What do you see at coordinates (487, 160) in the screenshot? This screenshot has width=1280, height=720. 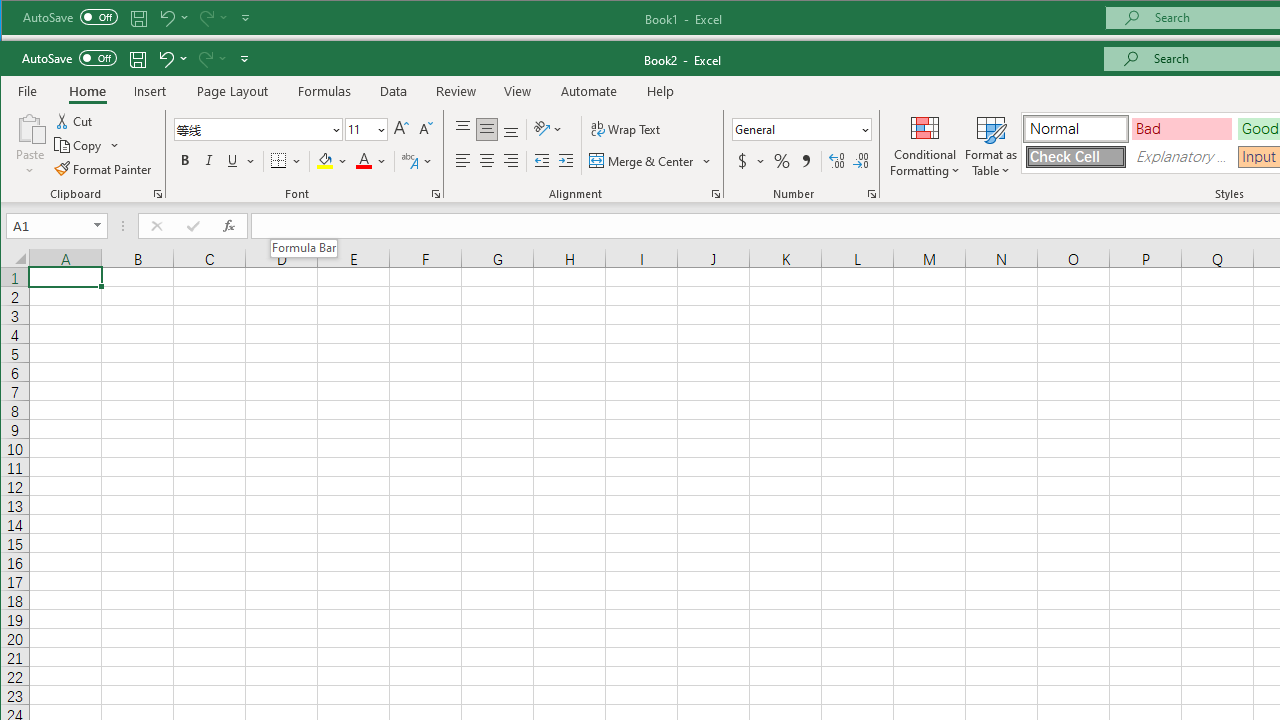 I see `'Center'` at bounding box center [487, 160].